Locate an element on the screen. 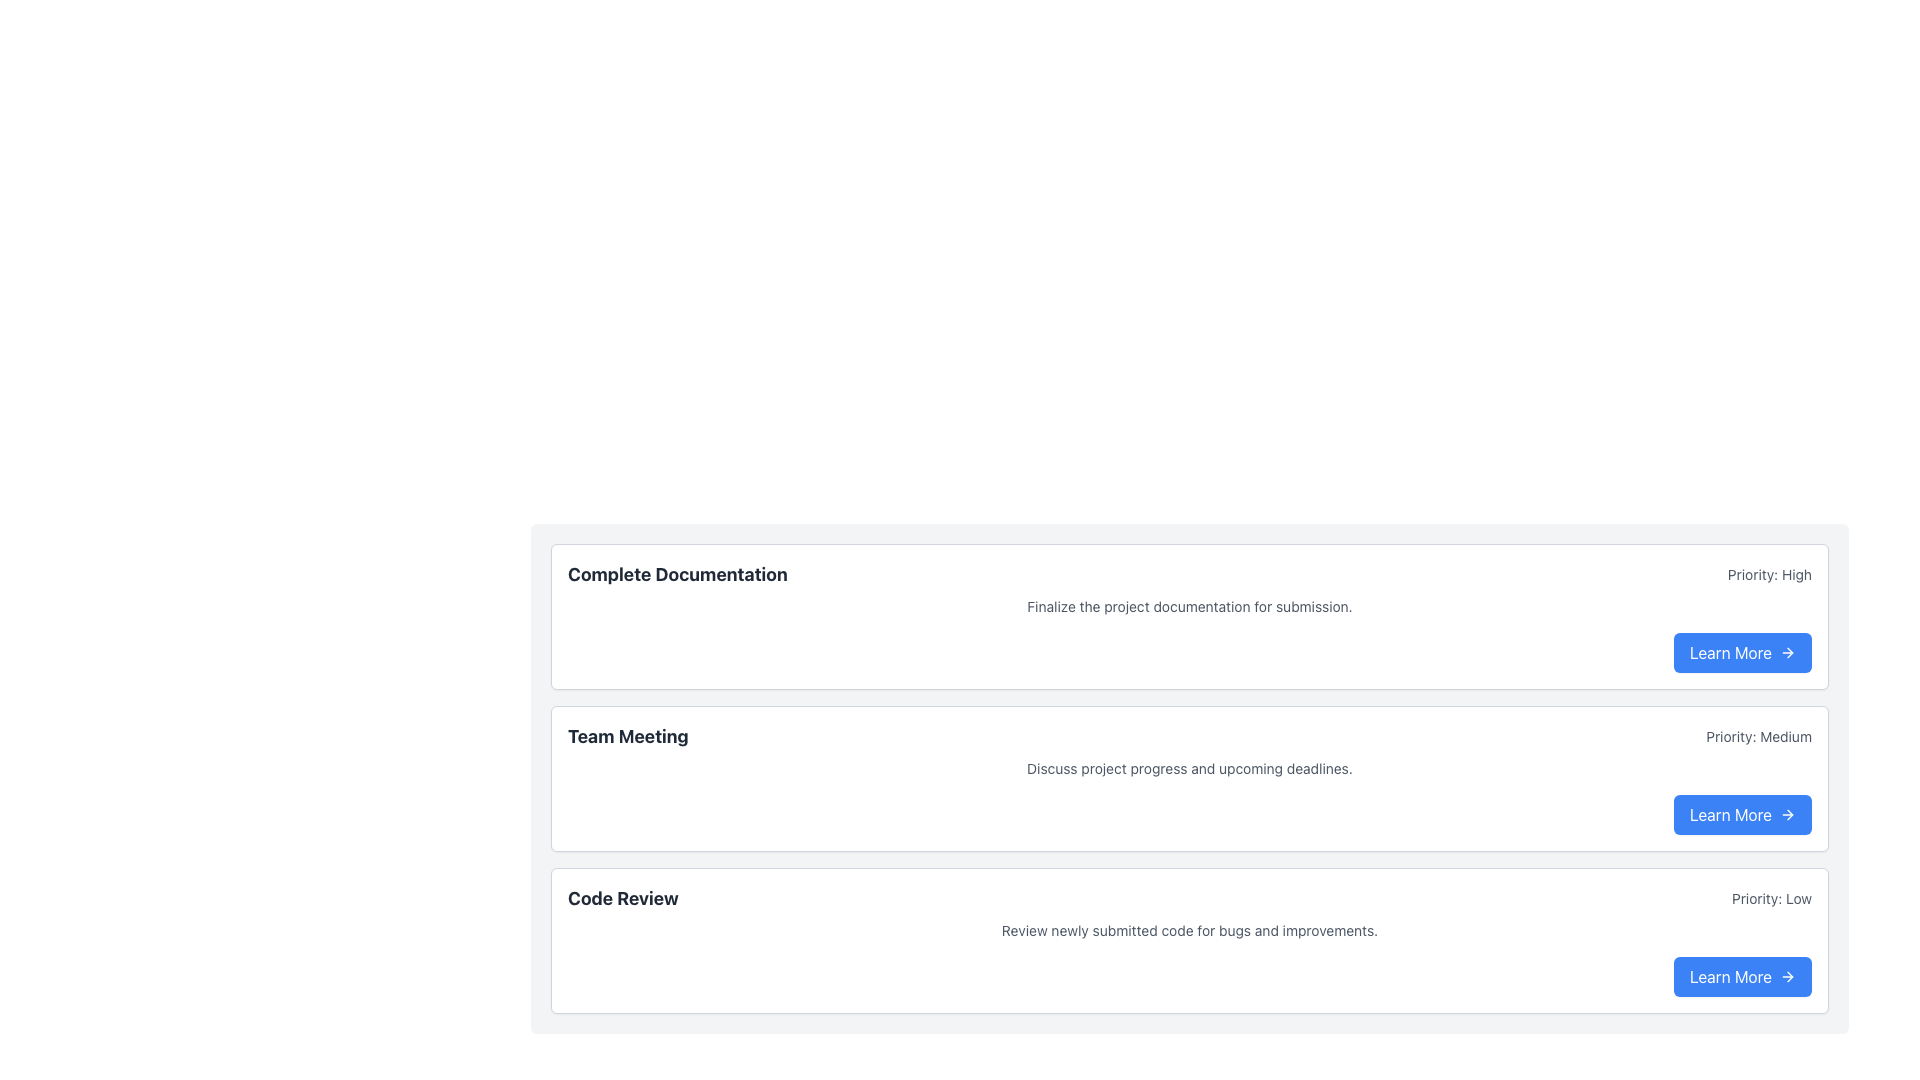 This screenshot has width=1920, height=1080. the static text label that reads 'Discuss project progress and upcoming deadlines.' which is associated with the 'Team Meeting' heading is located at coordinates (1190, 767).